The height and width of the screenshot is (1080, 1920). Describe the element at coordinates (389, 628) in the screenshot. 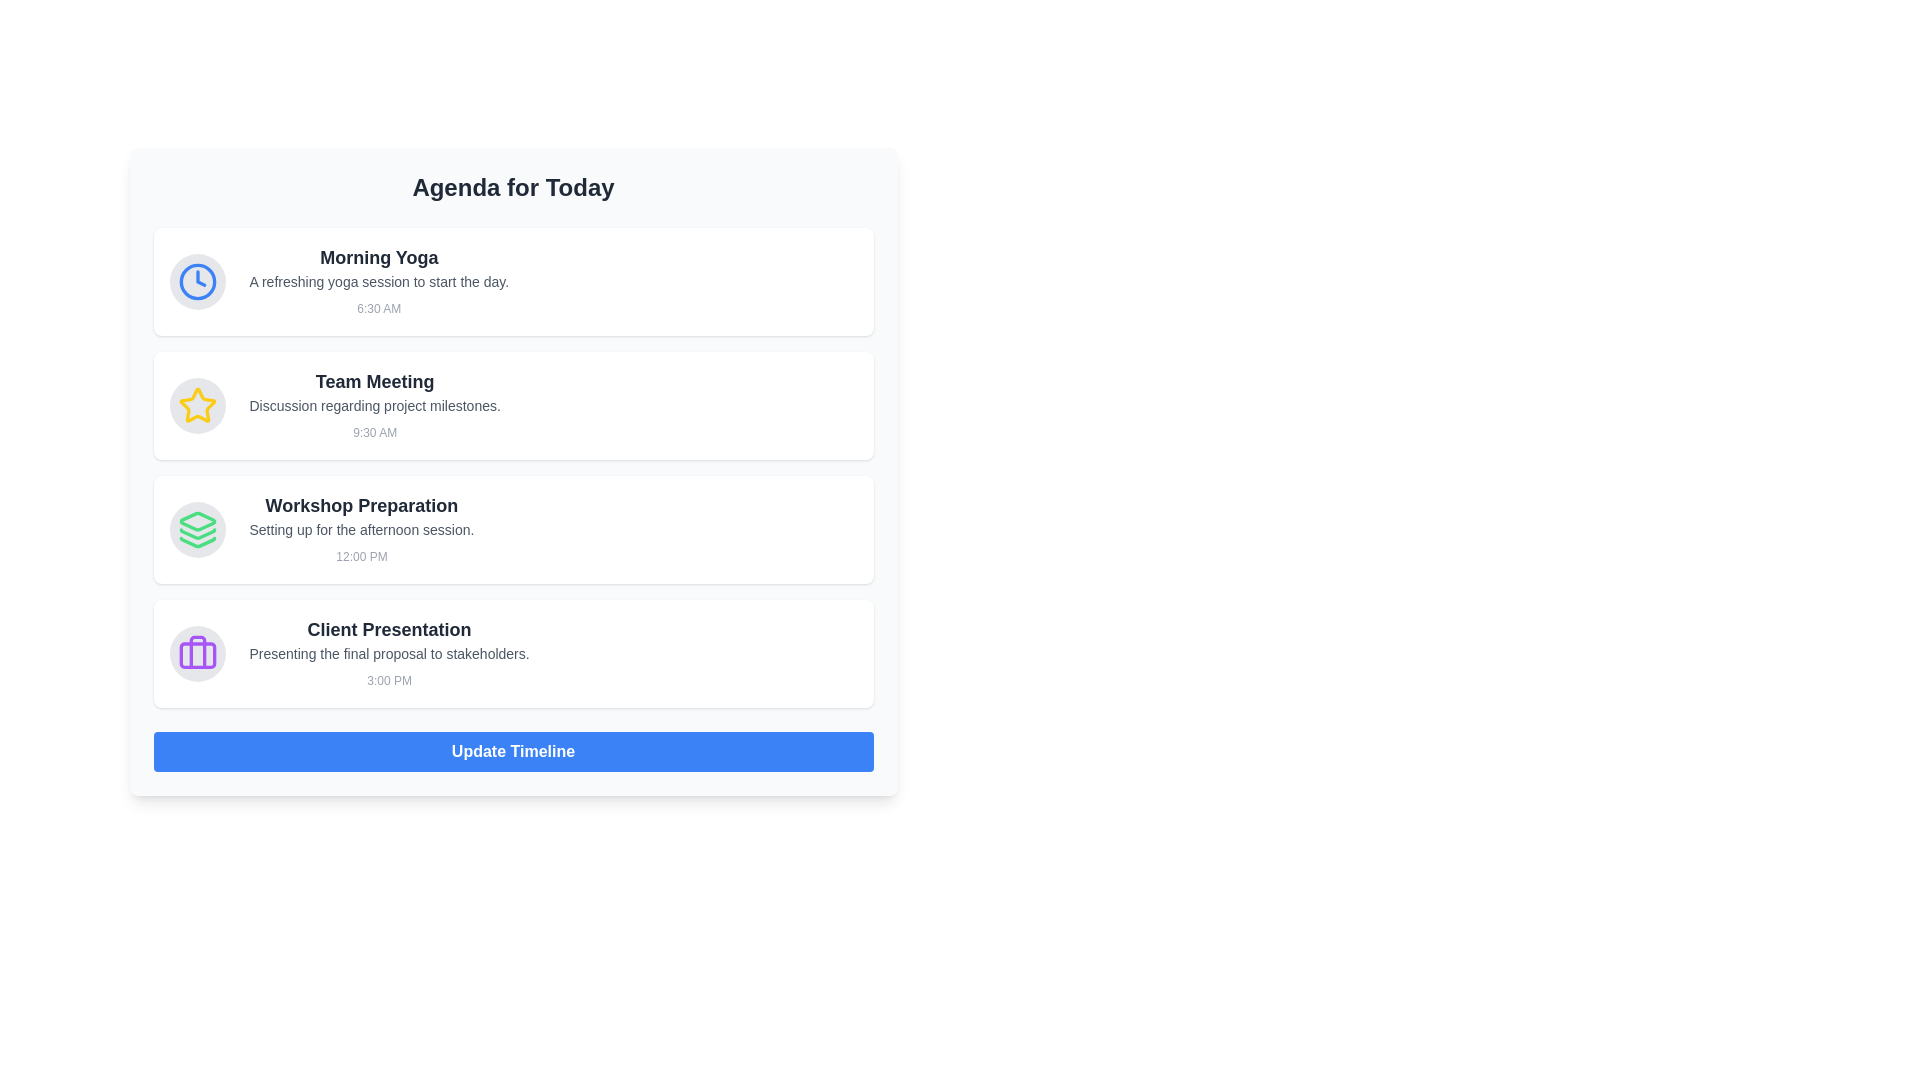

I see `the text label that serves as a heading for the agenda item located in the fourth row, positioned above the text 'Presenting the final proposal to stakeholders.' and below the timestamp '3:00 PM'` at that location.